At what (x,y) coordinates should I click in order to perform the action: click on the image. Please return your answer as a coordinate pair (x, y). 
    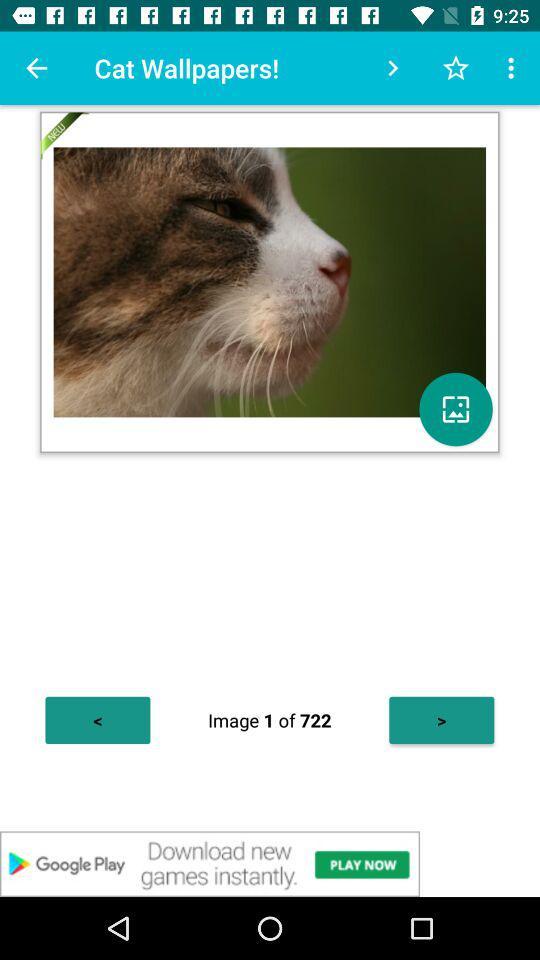
    Looking at the image, I should click on (455, 408).